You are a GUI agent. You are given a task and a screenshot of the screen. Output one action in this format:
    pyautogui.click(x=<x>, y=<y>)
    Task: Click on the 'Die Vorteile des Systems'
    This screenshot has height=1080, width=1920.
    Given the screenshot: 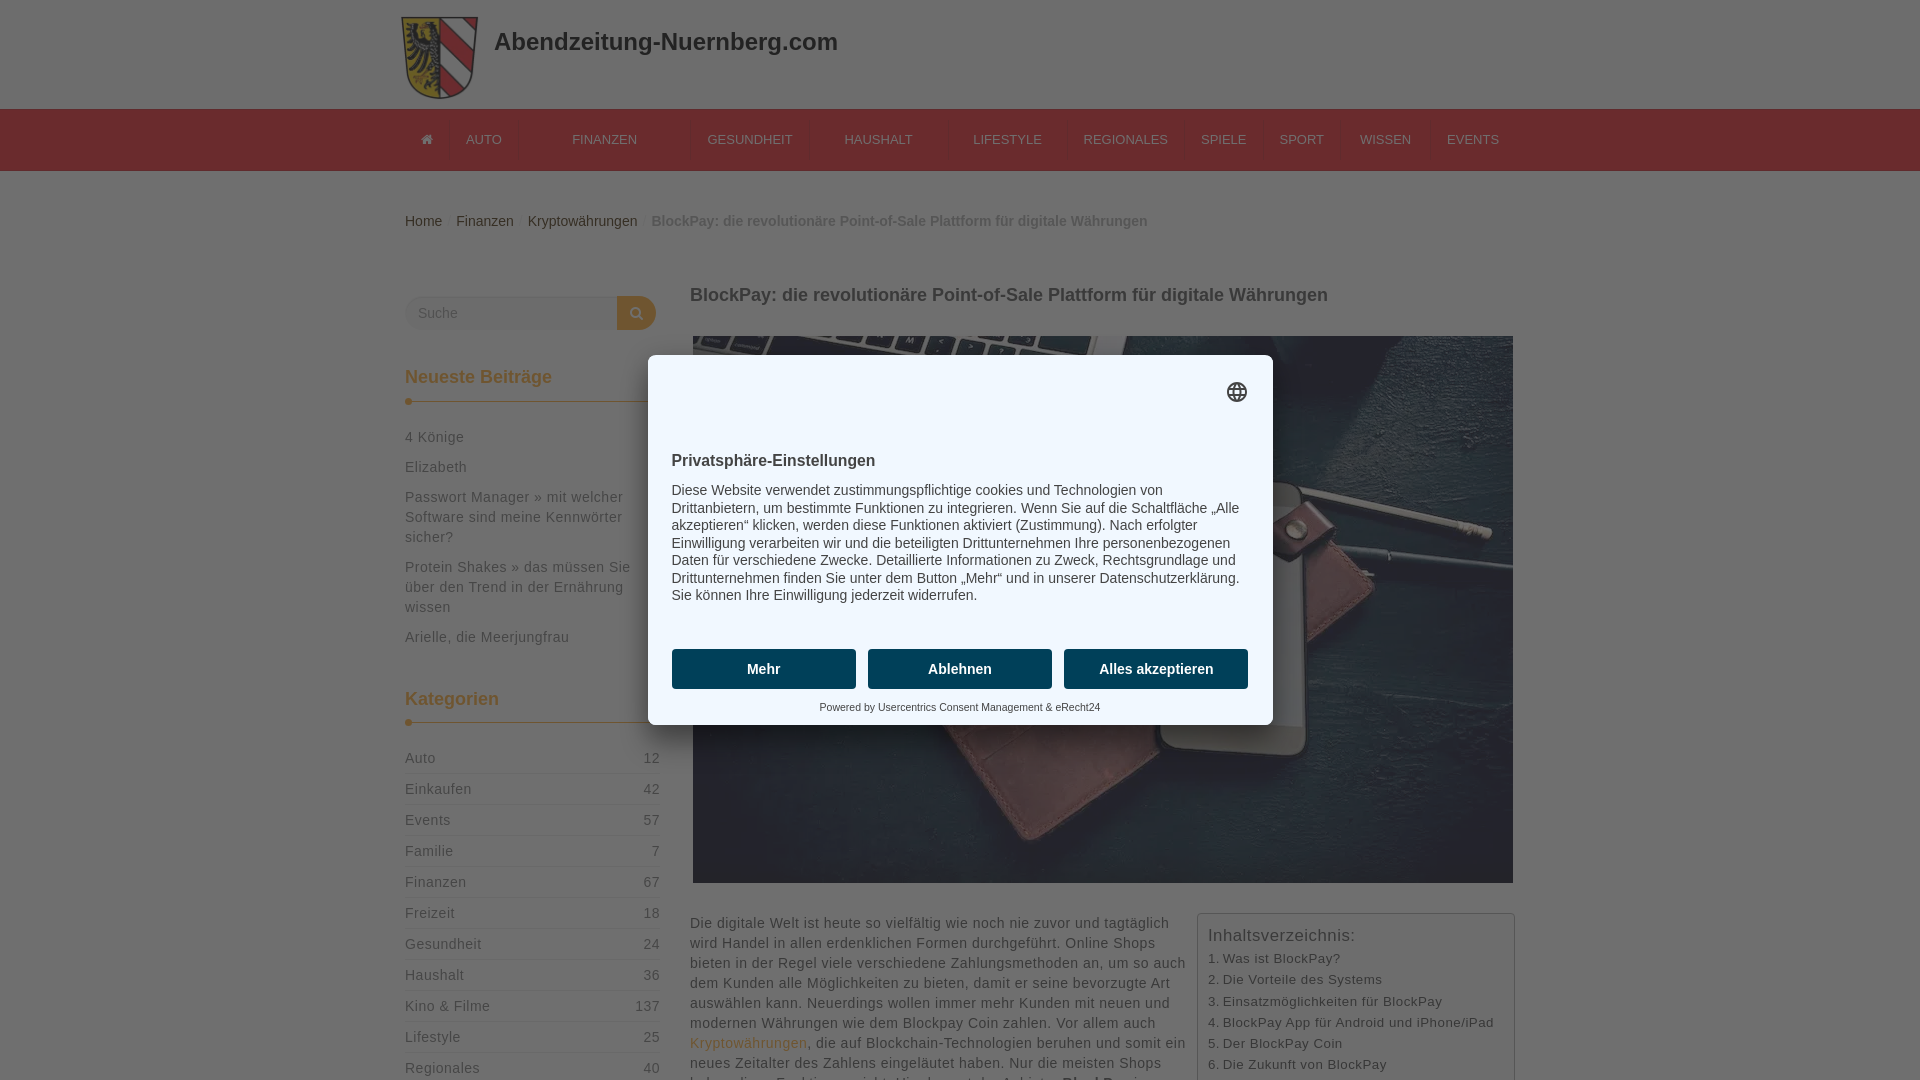 What is the action you would take?
    pyautogui.click(x=1287, y=978)
    